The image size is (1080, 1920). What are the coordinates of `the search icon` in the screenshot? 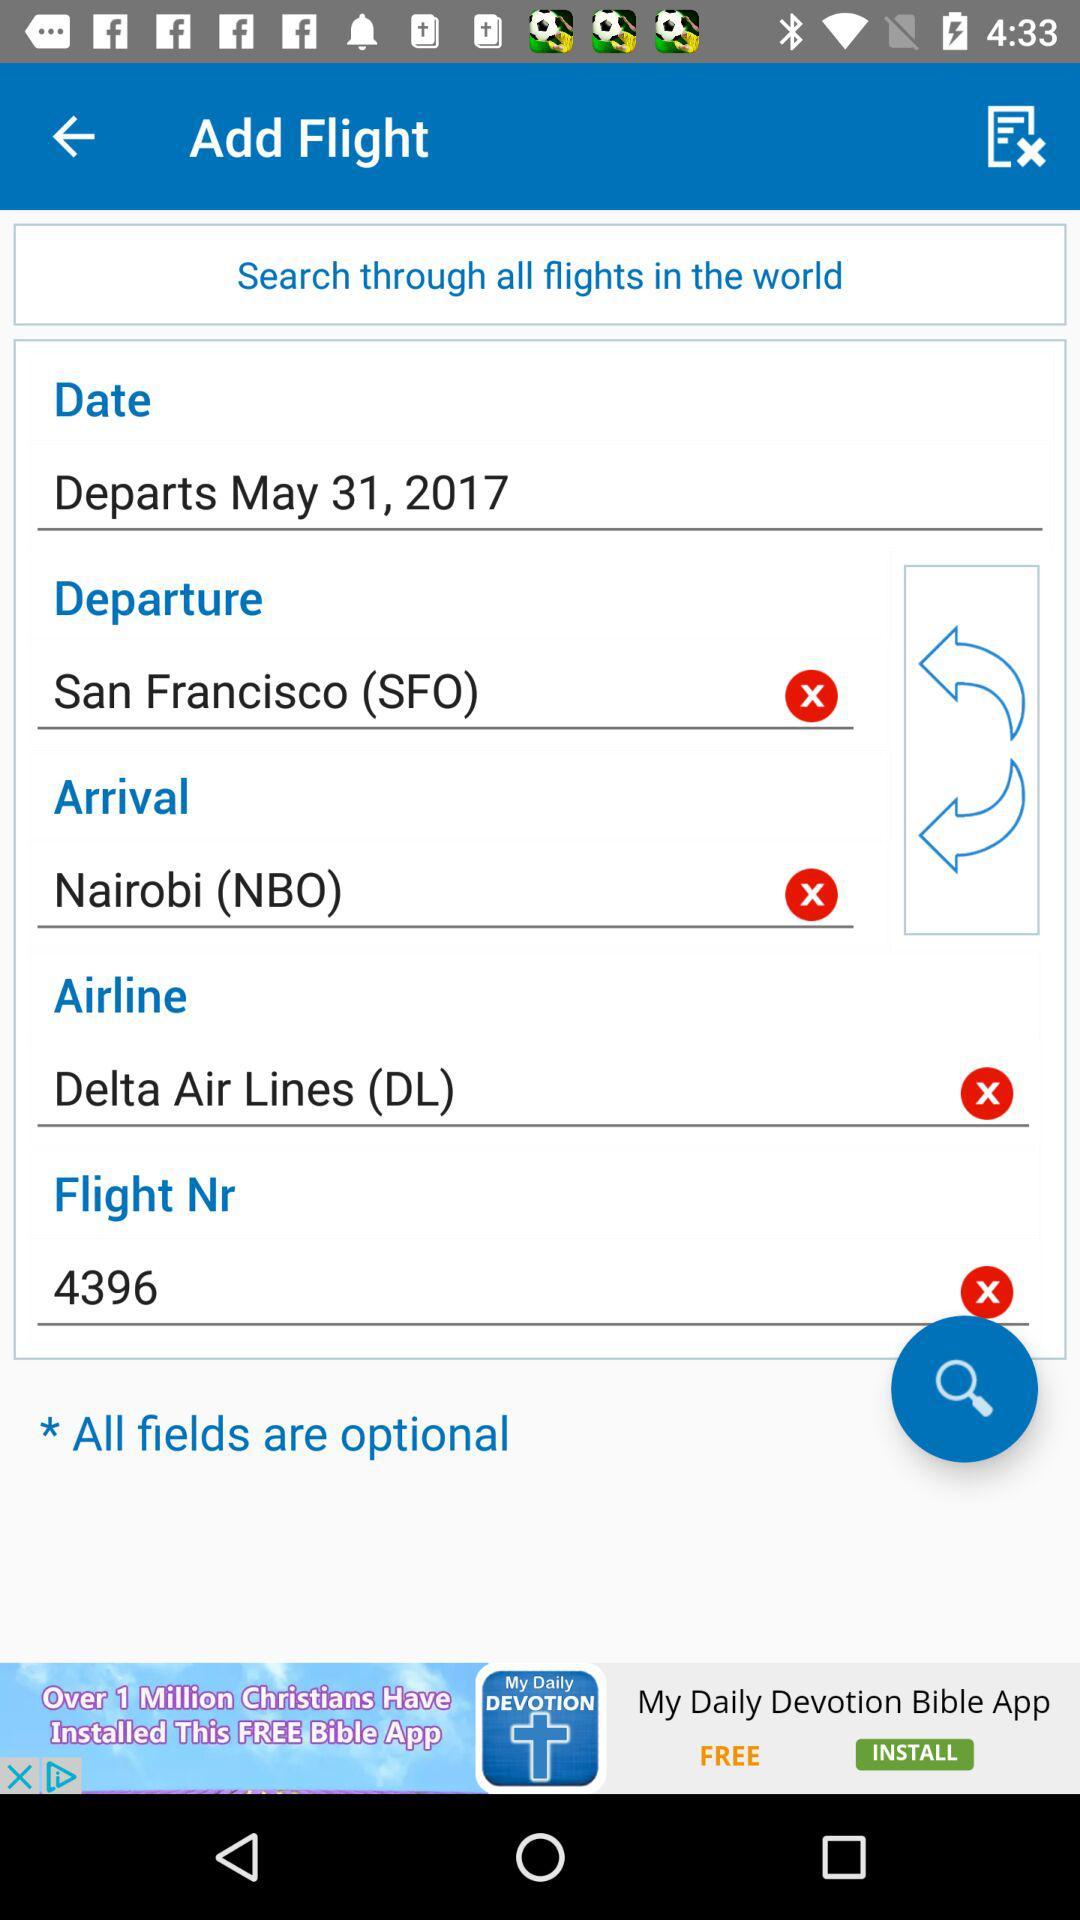 It's located at (963, 1387).